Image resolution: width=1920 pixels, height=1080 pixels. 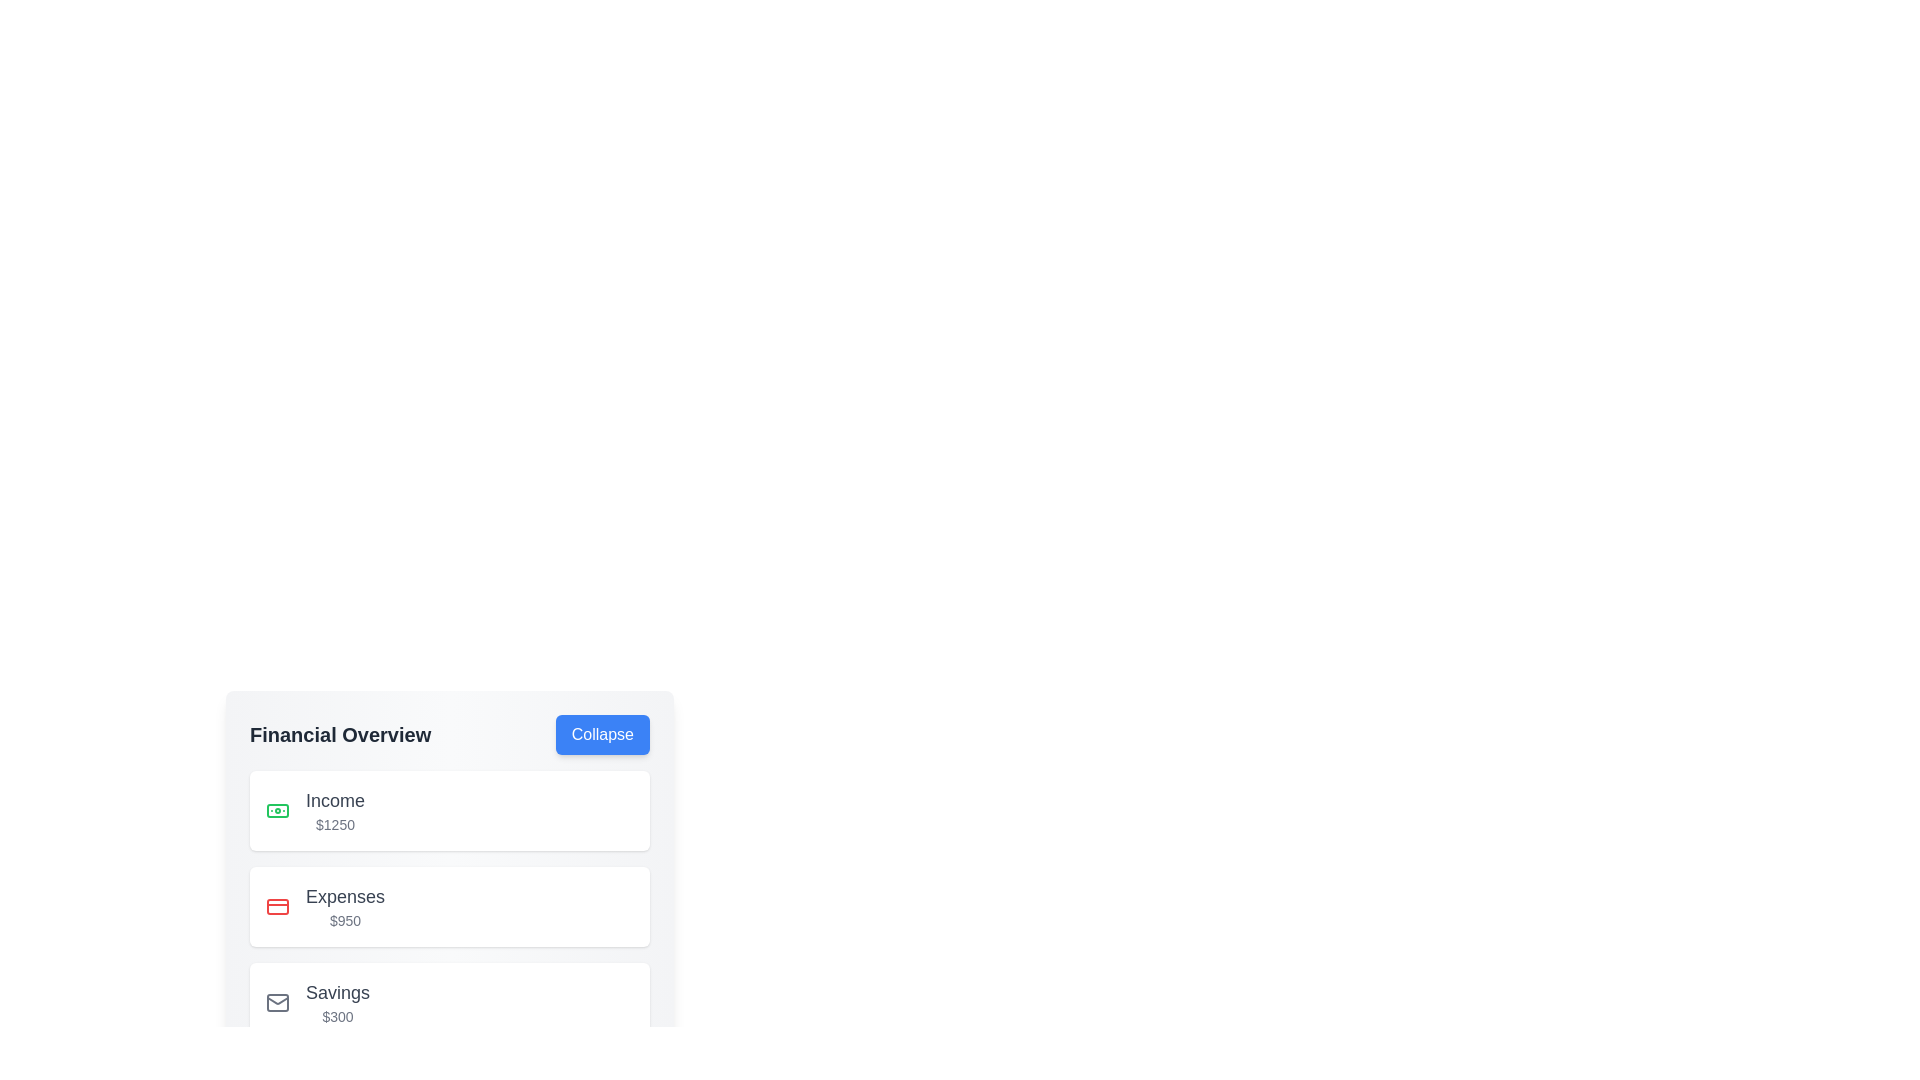 I want to click on the second Content card in the Financial Overview section that displays an overview of expense information, so click(x=449, y=906).